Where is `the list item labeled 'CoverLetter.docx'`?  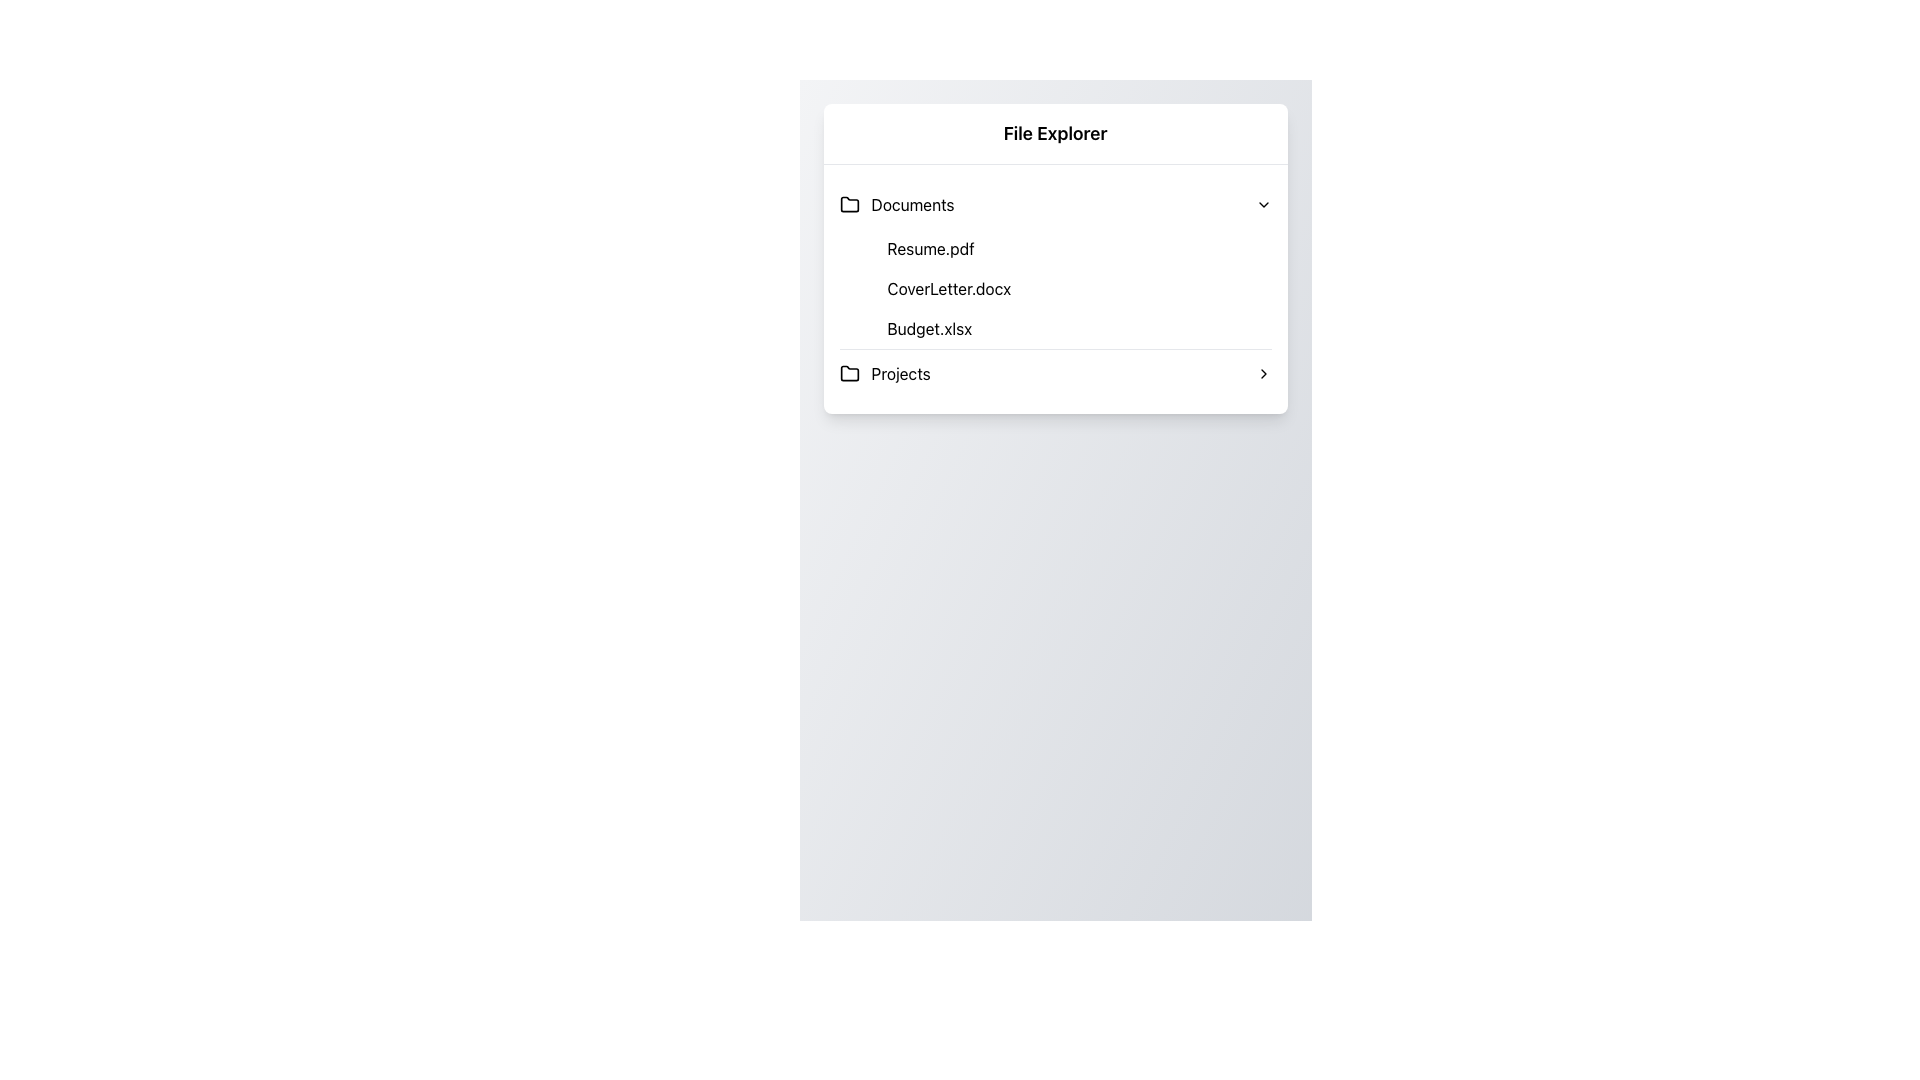
the list item labeled 'CoverLetter.docx' is located at coordinates (1070, 289).